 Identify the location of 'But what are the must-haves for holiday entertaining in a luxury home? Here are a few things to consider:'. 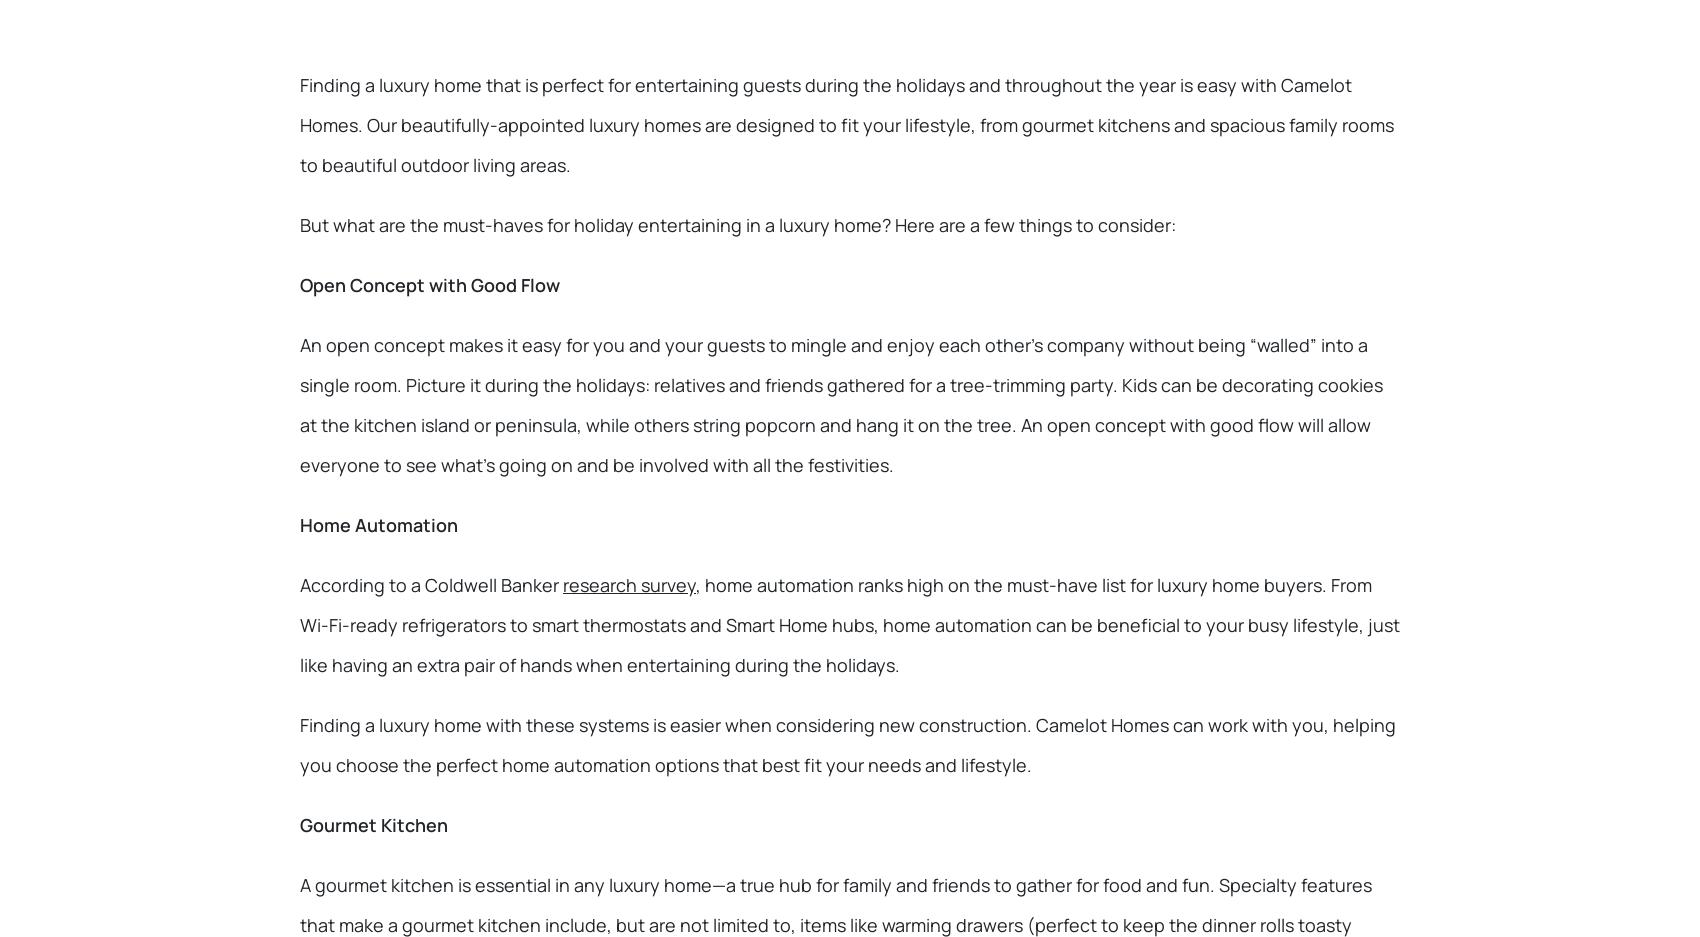
(737, 223).